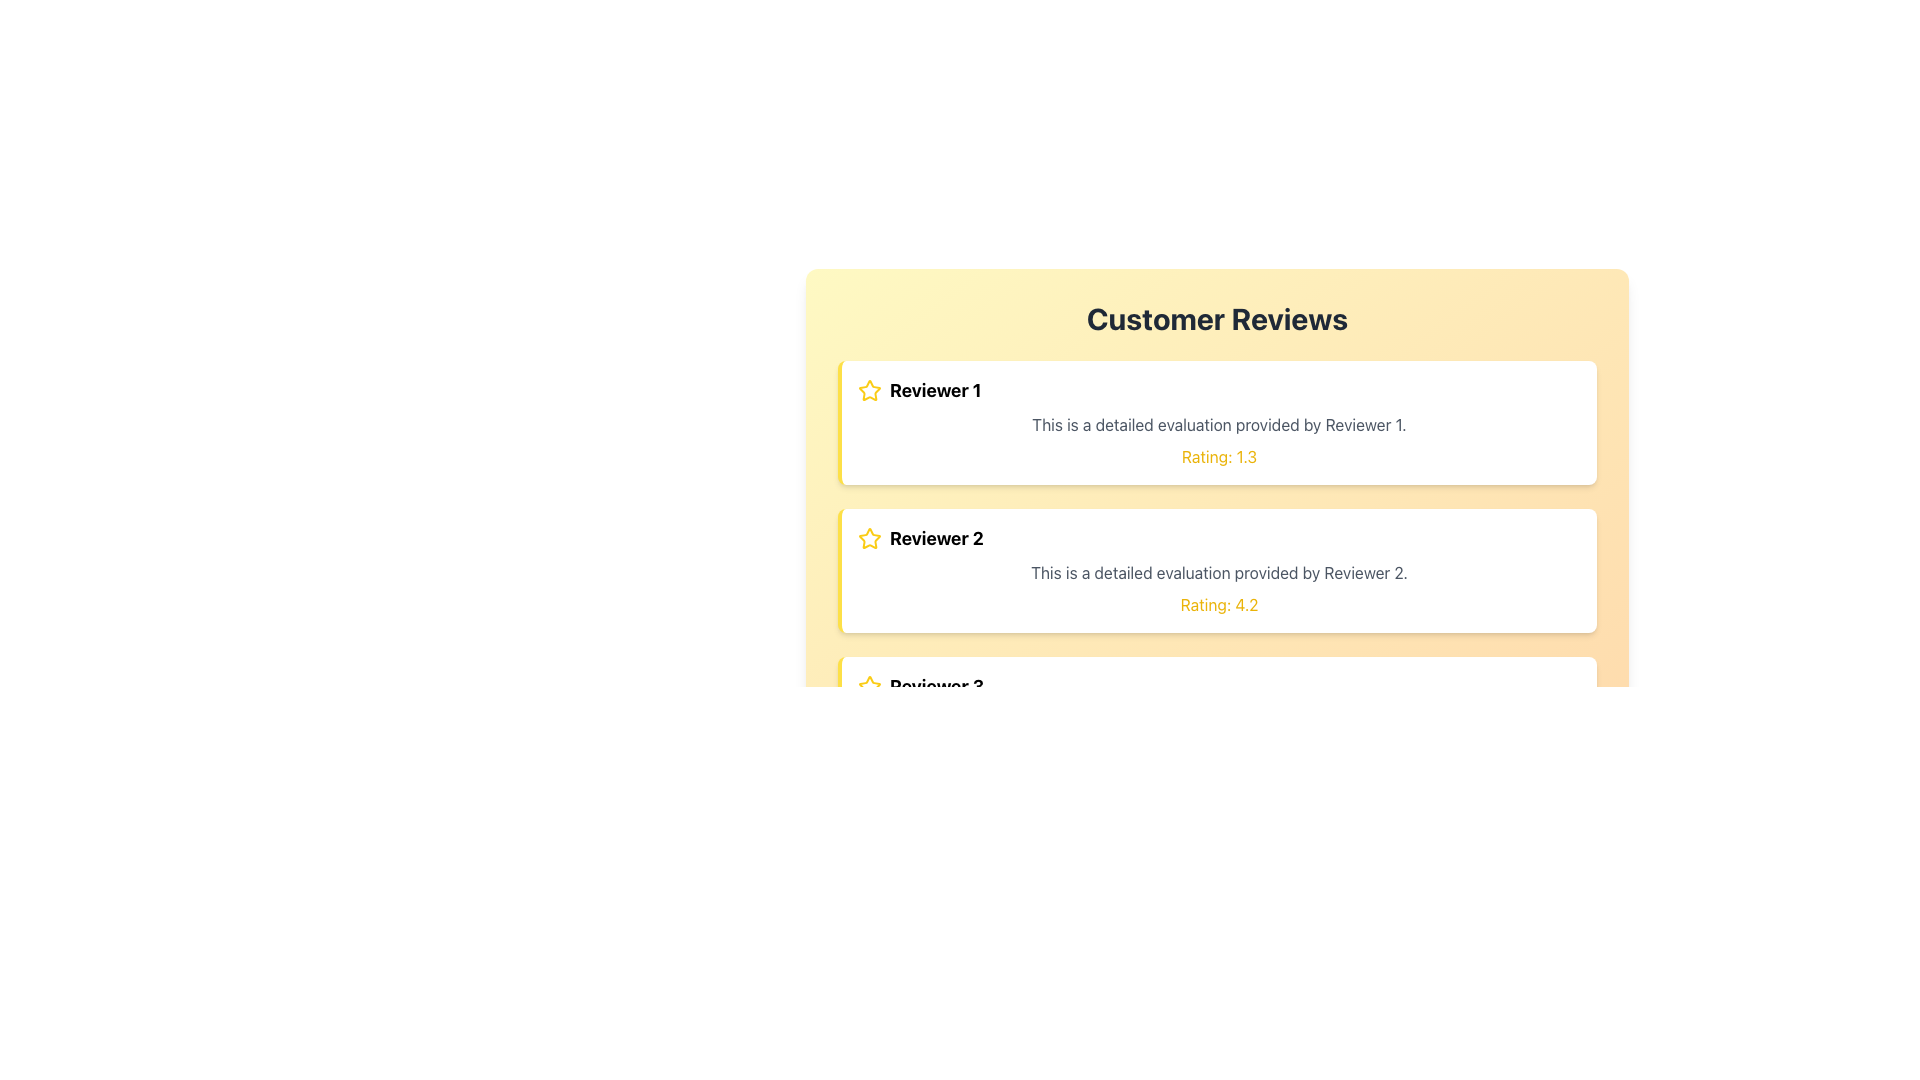 This screenshot has height=1080, width=1920. Describe the element at coordinates (1218, 456) in the screenshot. I see `the text label displaying 'Rating: 1.3' which is styled in yellow and located at the bottom of the content for 'Reviewer 1'` at that location.